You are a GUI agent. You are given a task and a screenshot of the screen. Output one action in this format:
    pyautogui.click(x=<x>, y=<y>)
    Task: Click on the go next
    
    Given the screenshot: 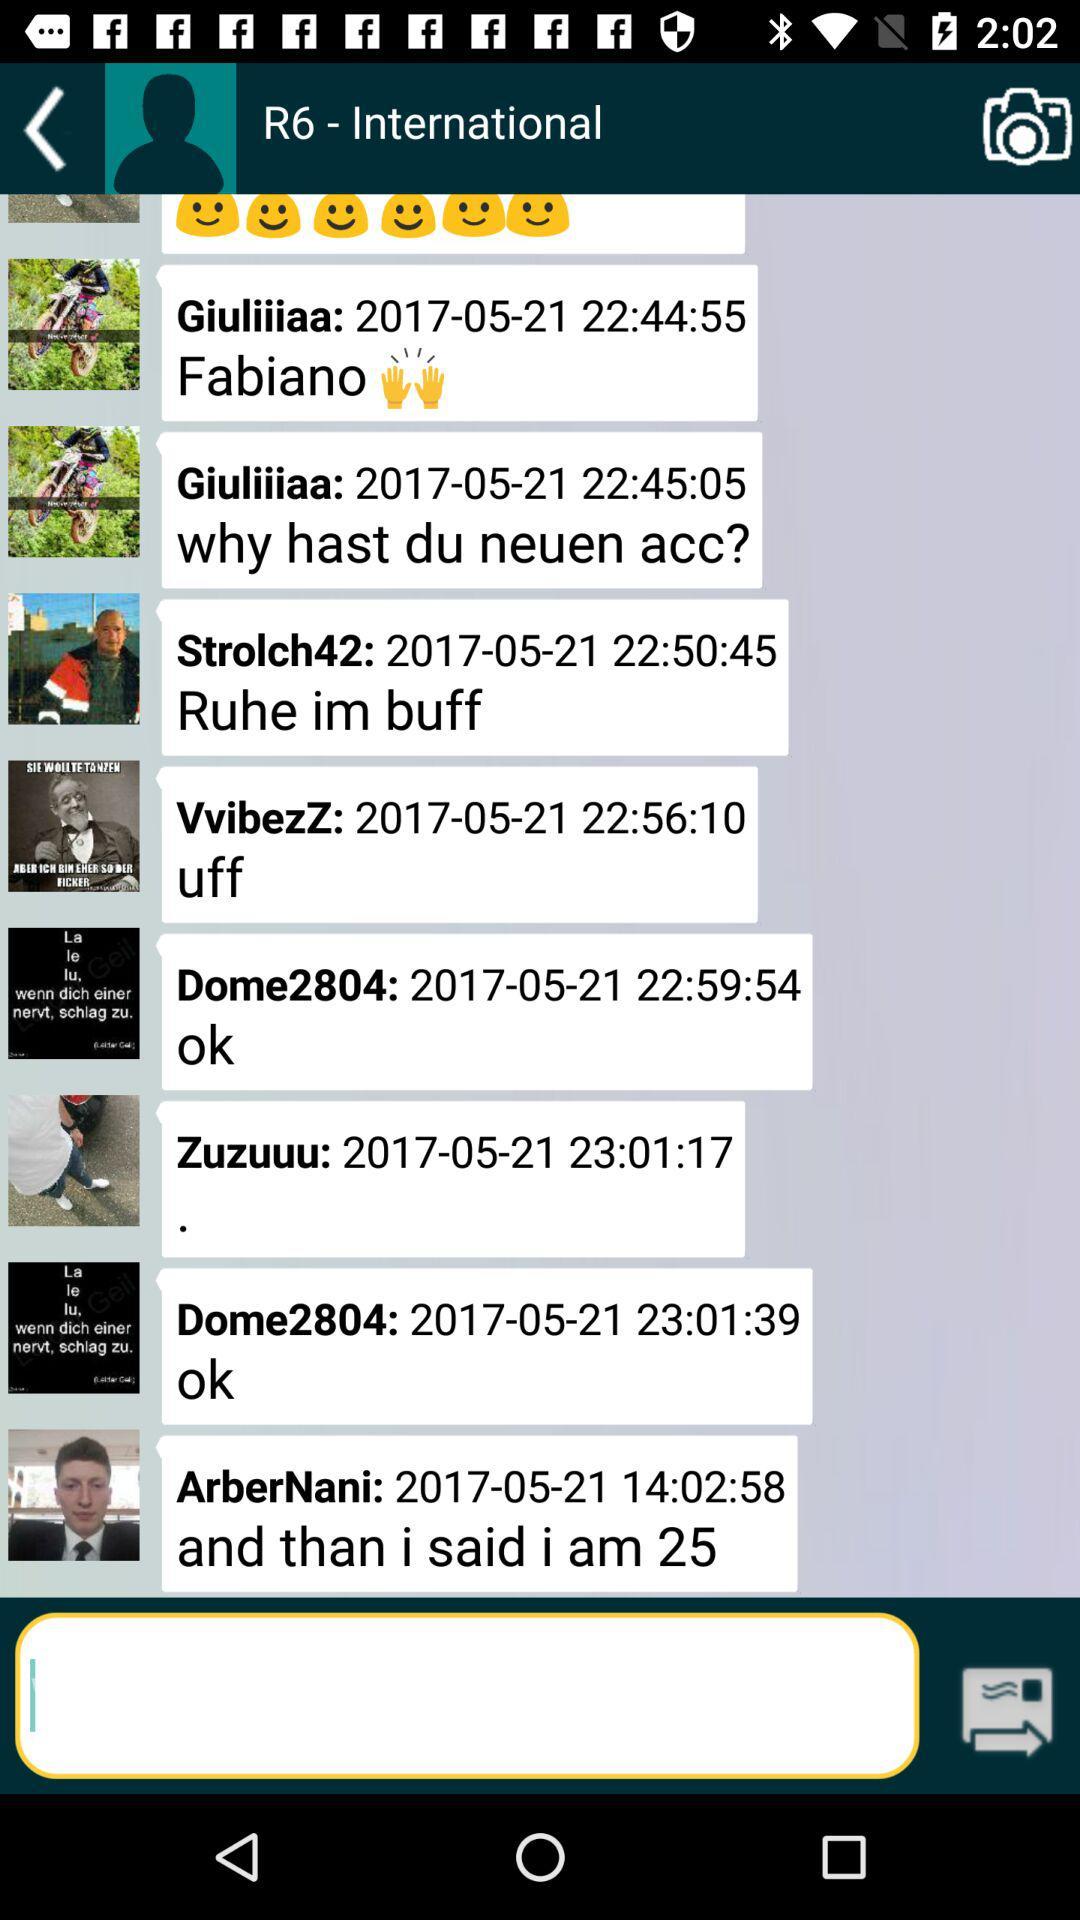 What is the action you would take?
    pyautogui.click(x=1007, y=1713)
    